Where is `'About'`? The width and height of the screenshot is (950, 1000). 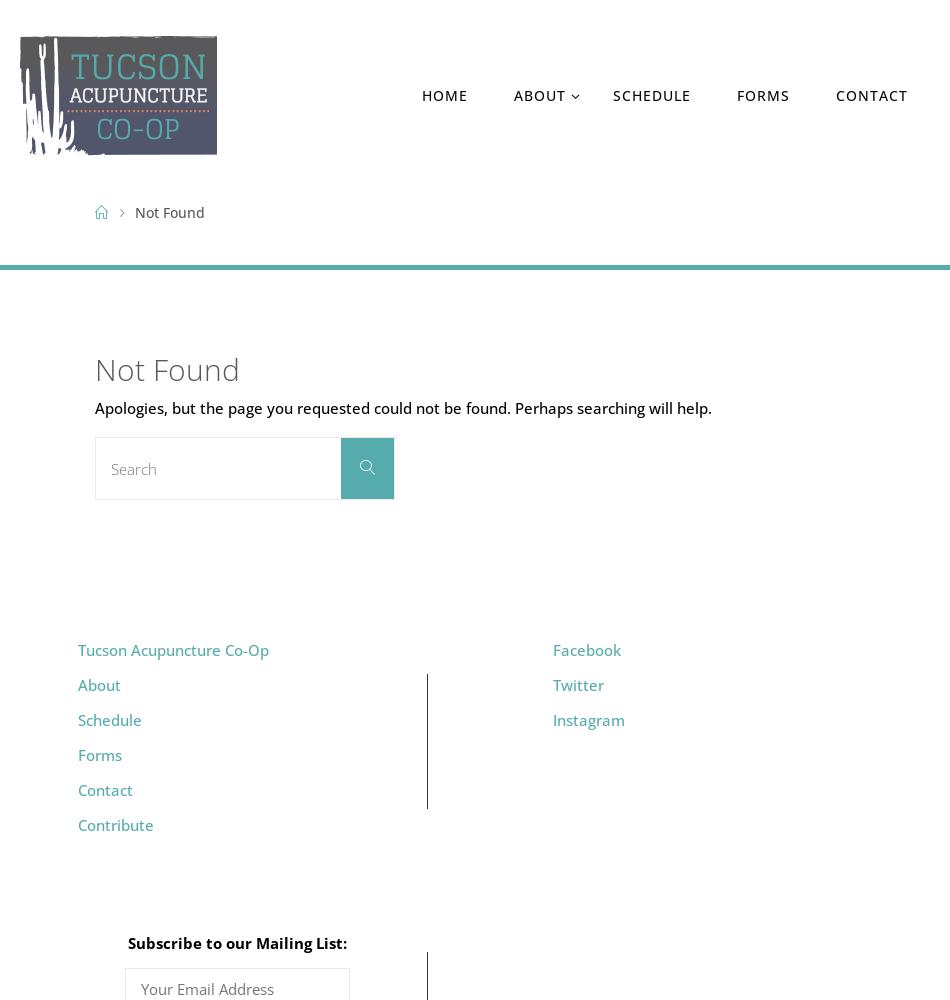 'About' is located at coordinates (77, 684).